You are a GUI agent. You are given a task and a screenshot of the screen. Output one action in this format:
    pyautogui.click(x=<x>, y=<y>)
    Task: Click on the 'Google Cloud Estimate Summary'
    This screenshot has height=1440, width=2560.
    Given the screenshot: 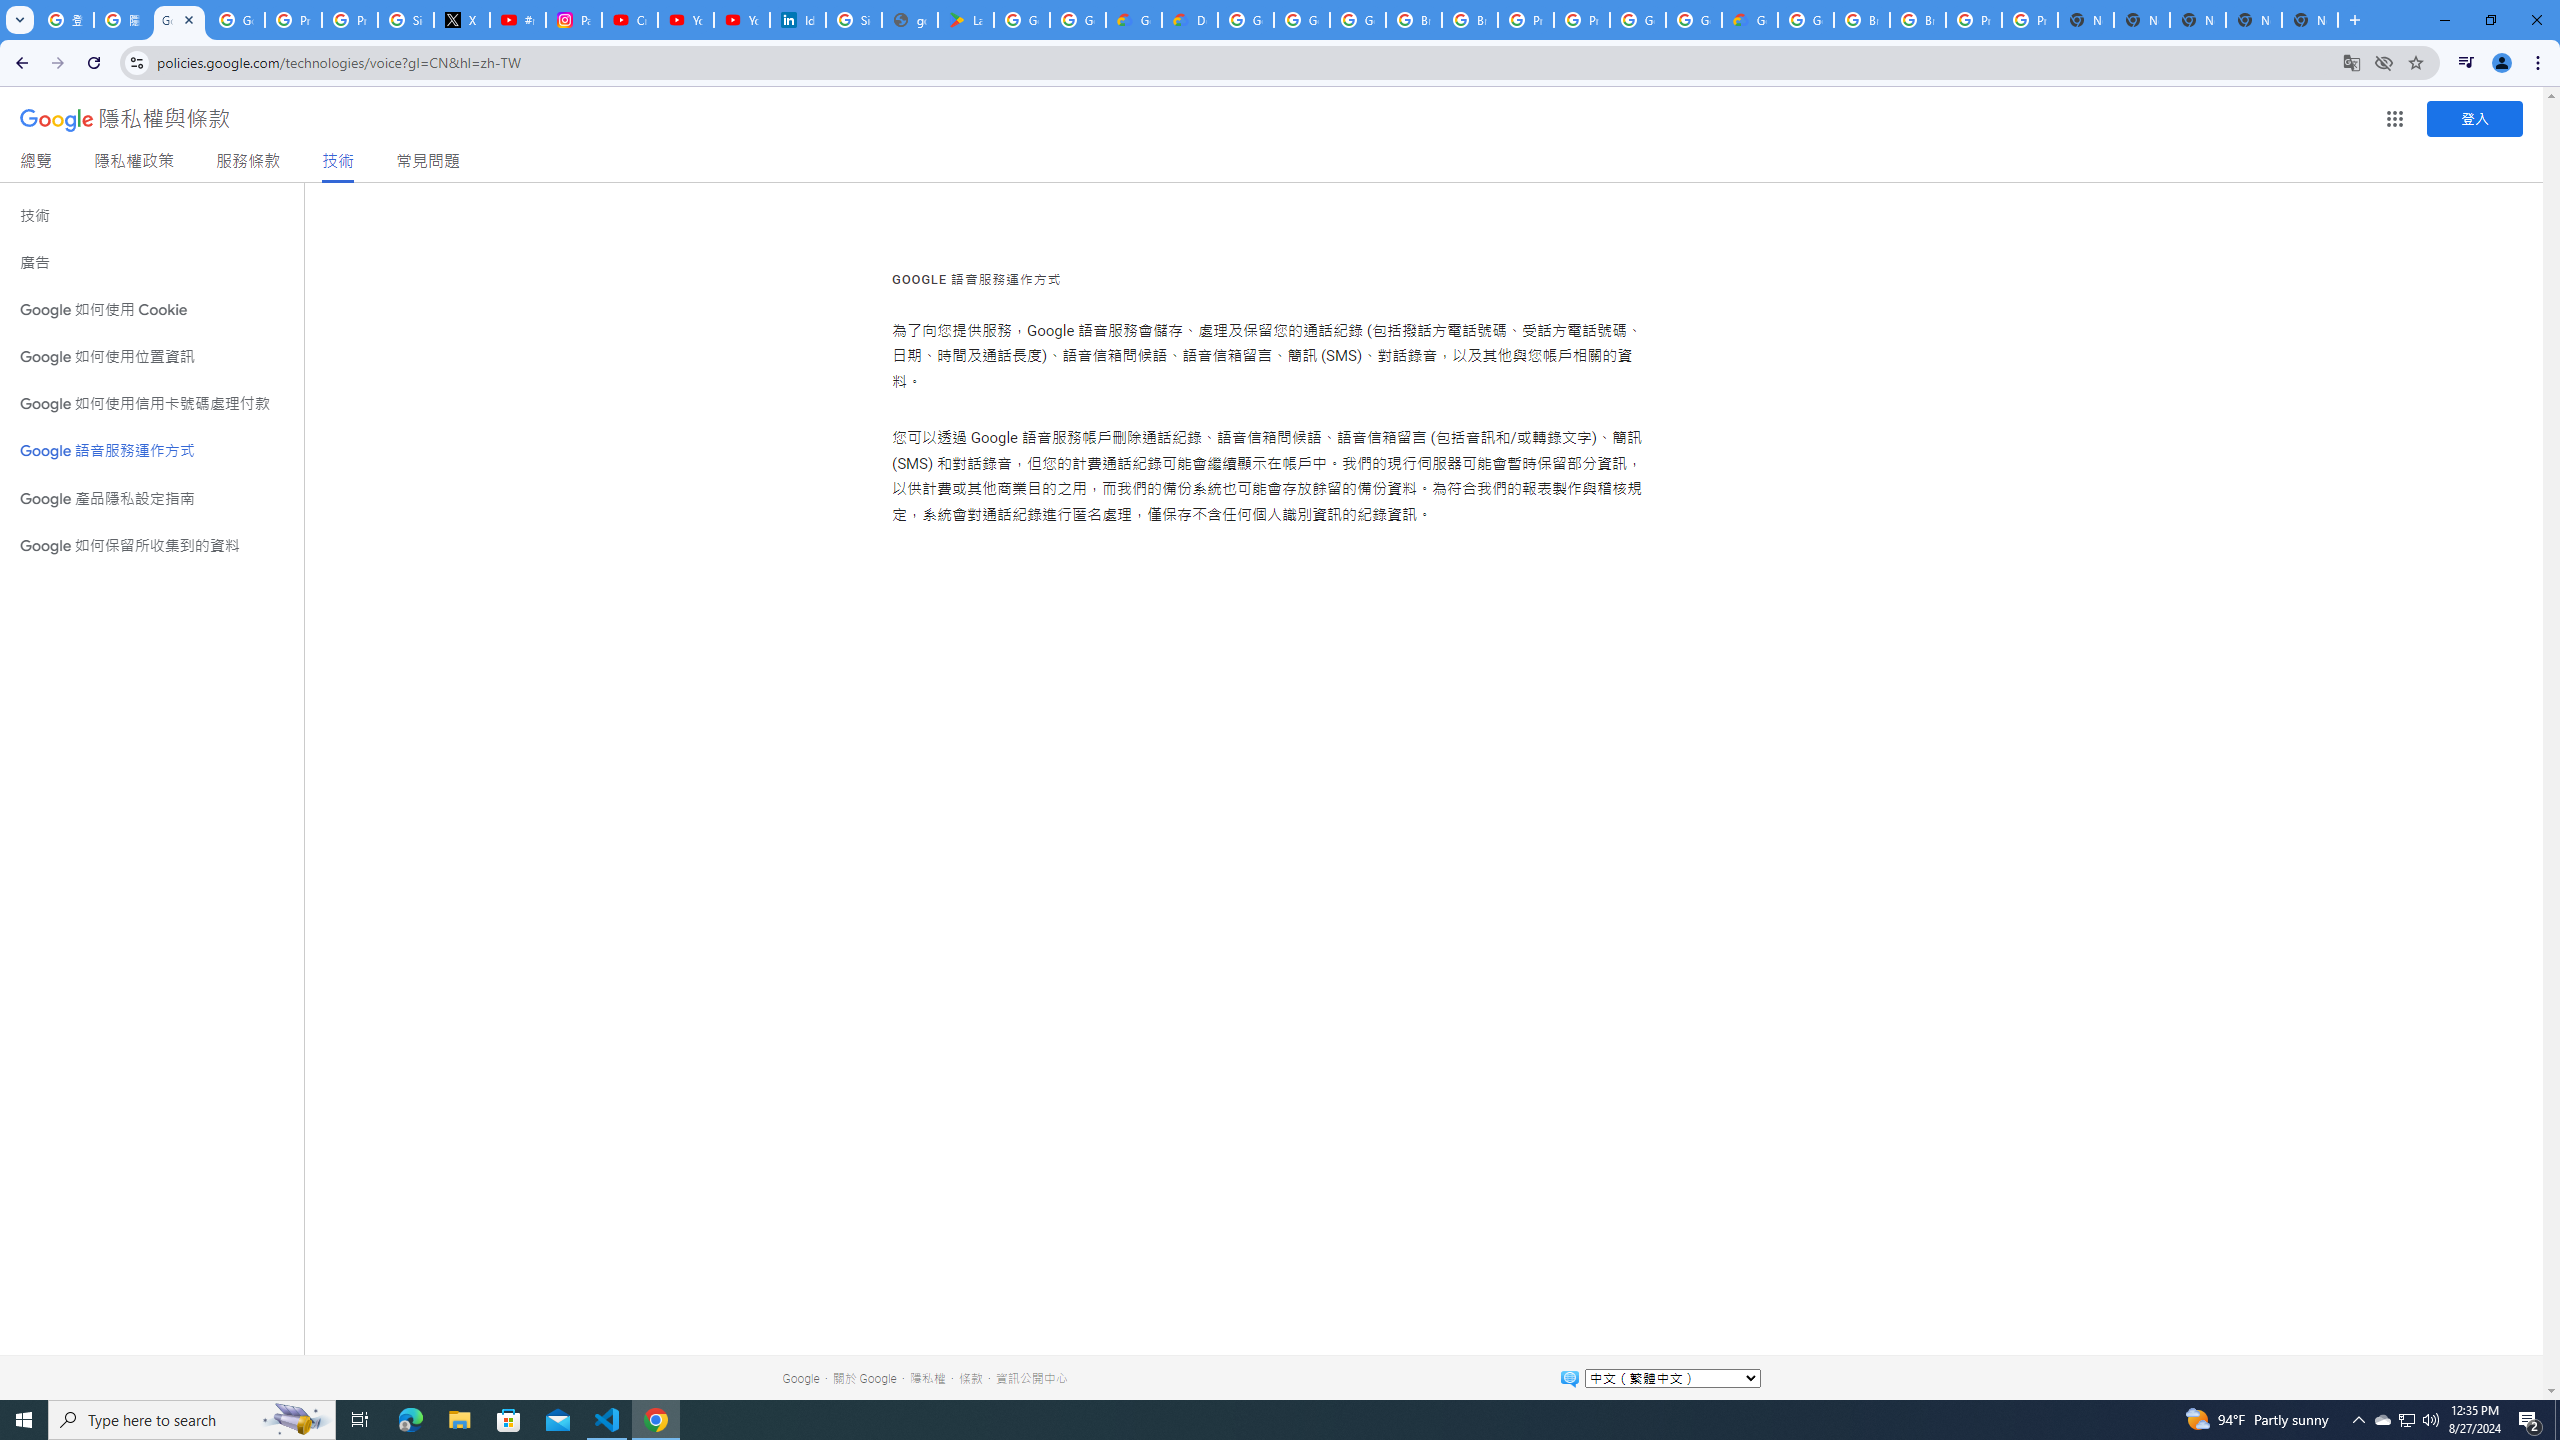 What is the action you would take?
    pyautogui.click(x=1748, y=19)
    